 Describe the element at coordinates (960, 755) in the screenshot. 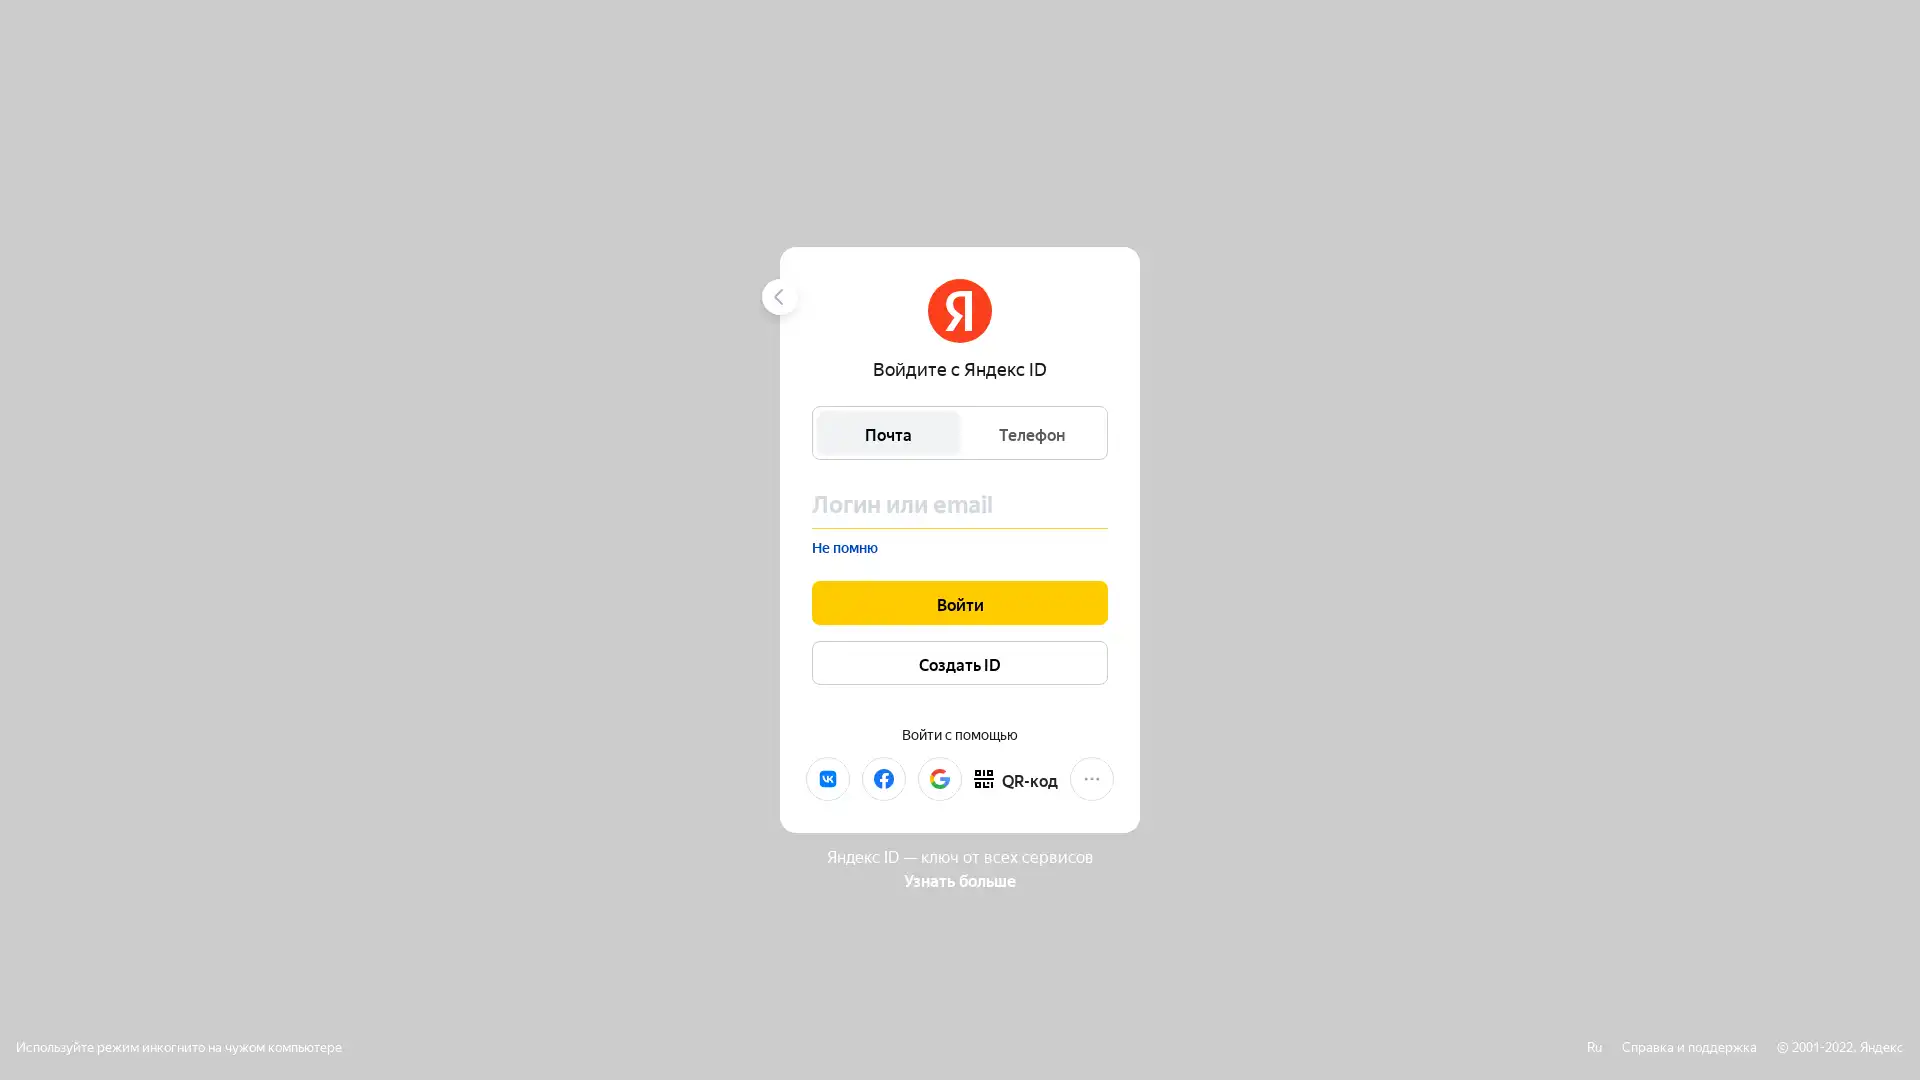

I see `Twitter` at that location.